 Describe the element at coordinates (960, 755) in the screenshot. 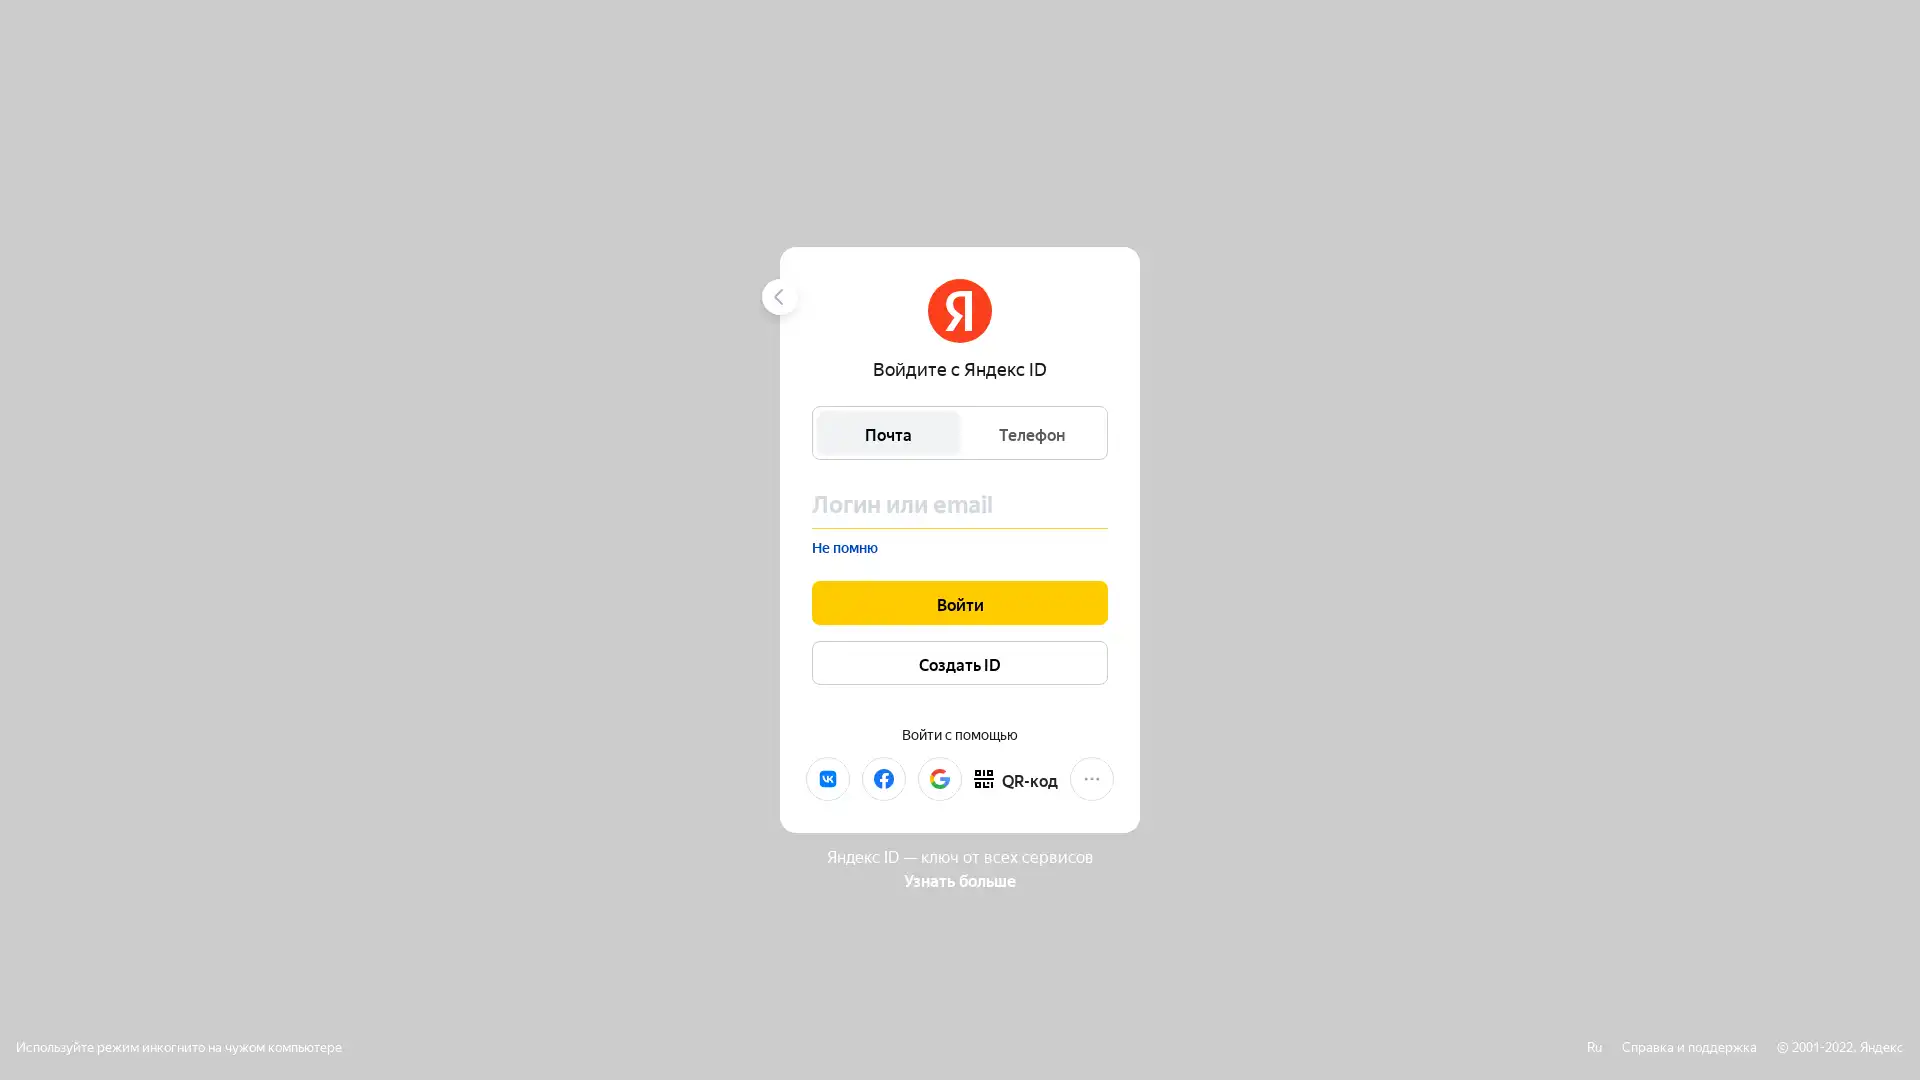

I see `Twitter` at that location.